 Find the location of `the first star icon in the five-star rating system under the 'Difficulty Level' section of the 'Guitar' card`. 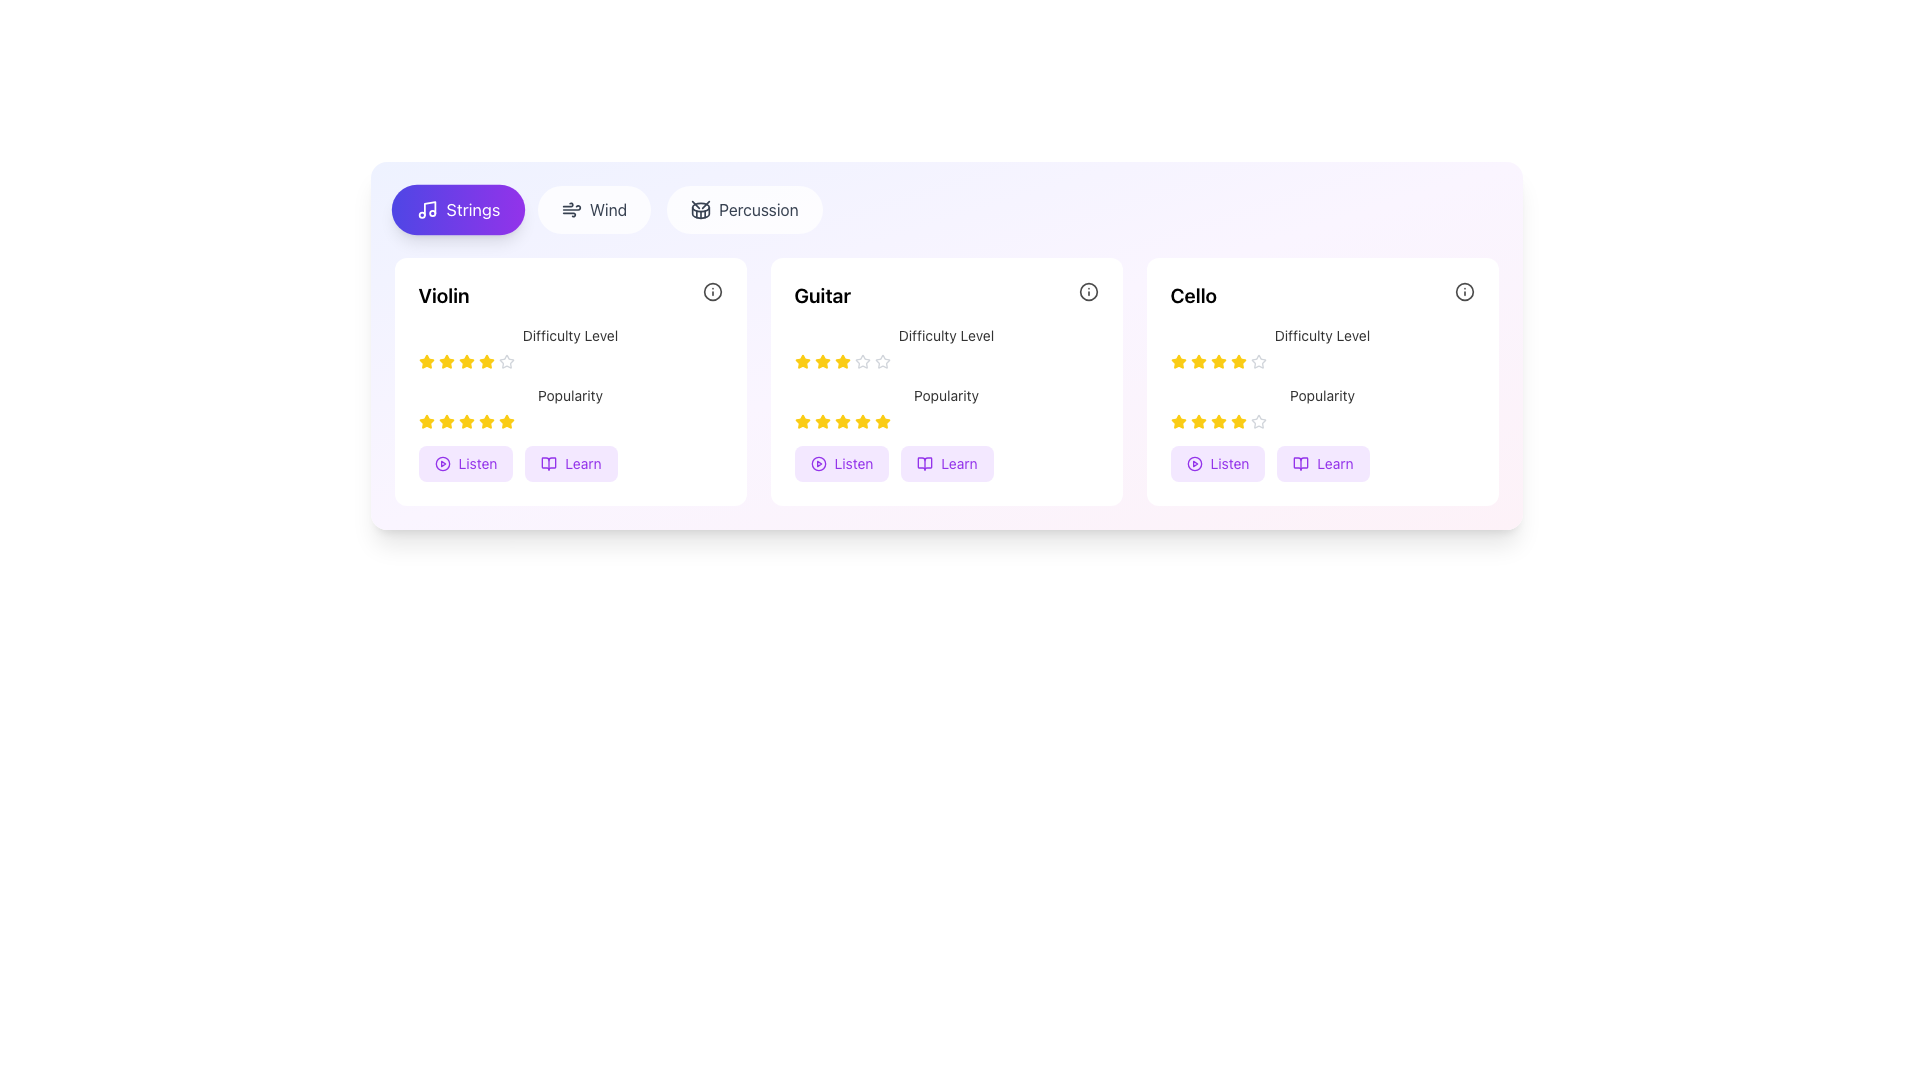

the first star icon in the five-star rating system under the 'Difficulty Level' section of the 'Guitar' card is located at coordinates (822, 361).